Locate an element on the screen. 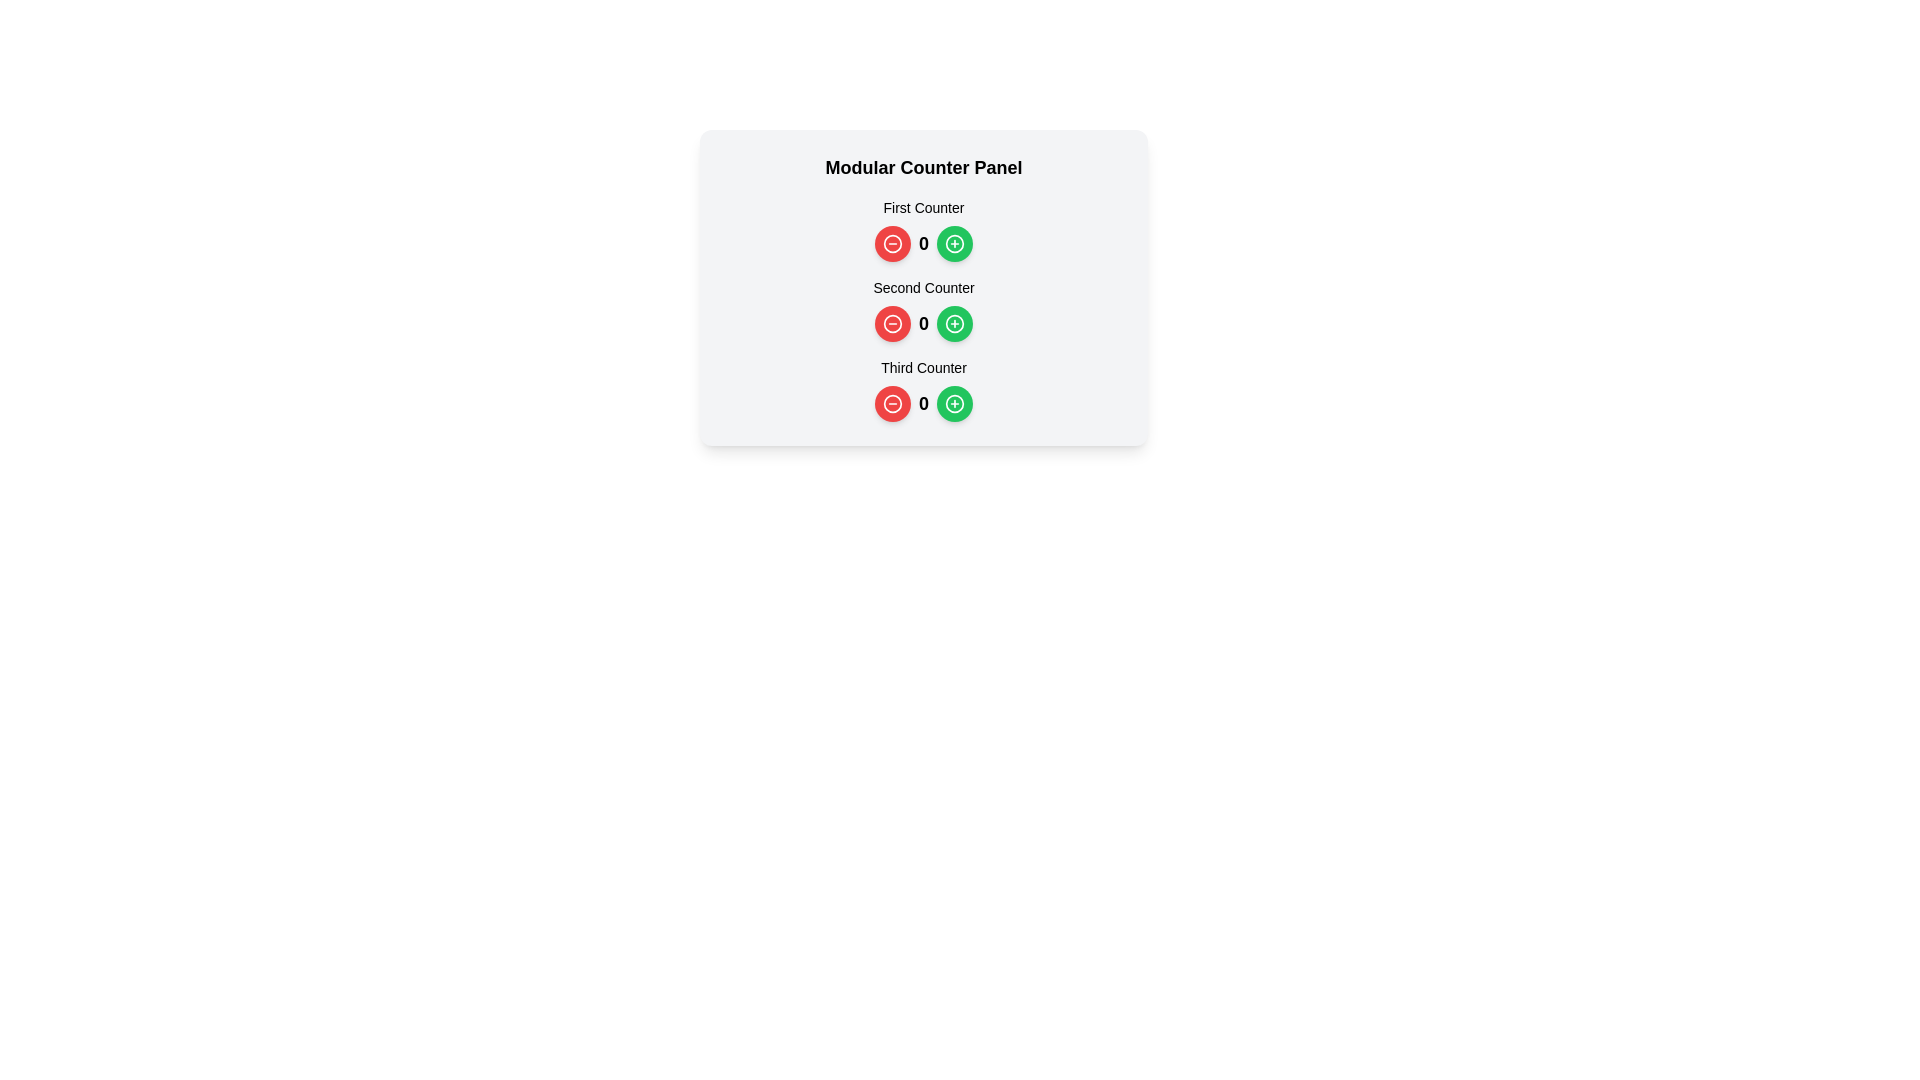 This screenshot has height=1080, width=1920. the 'Third Counter' Text Label, which serves as a descriptor for the corresponding counter section and is positioned above the counter controls is located at coordinates (923, 367).